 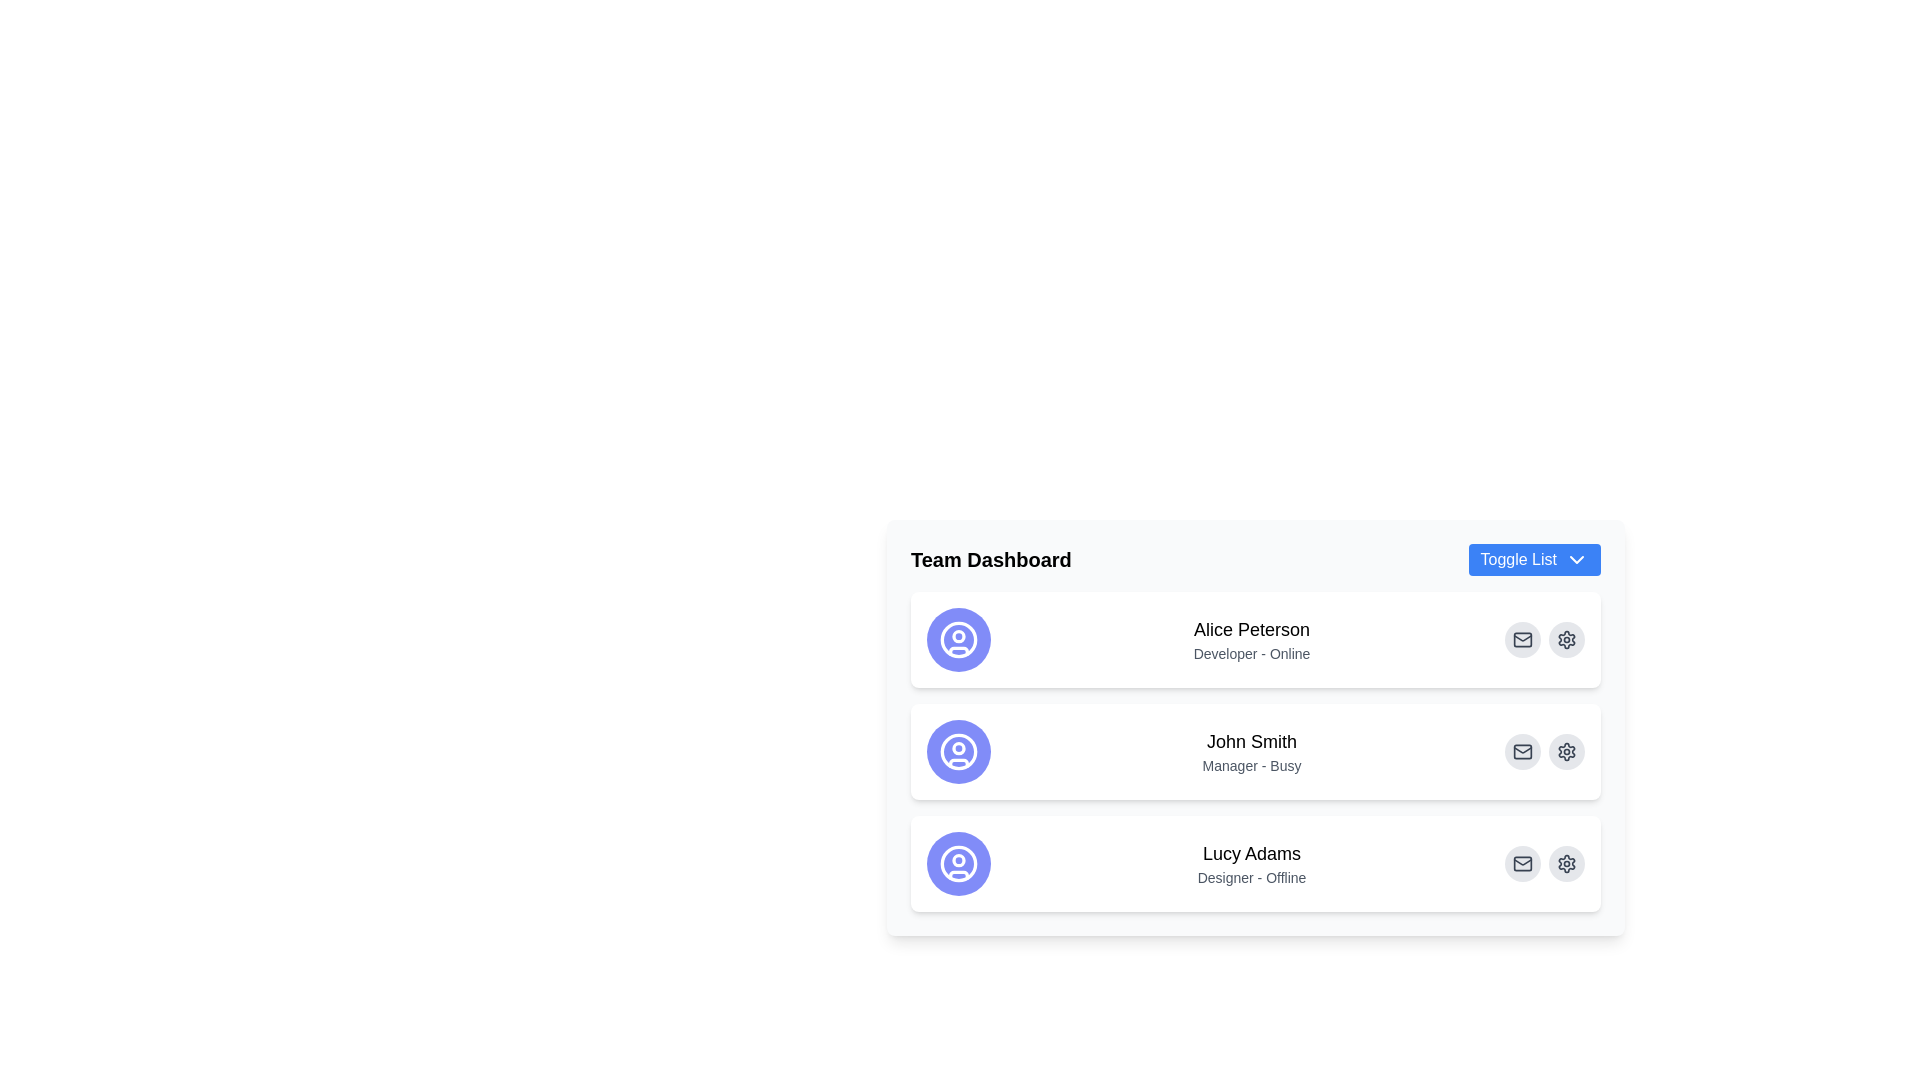 What do you see at coordinates (958, 752) in the screenshot?
I see `the Profile Icon representing 'John Smith' in the team member list located under 'Team Dashboard'` at bounding box center [958, 752].